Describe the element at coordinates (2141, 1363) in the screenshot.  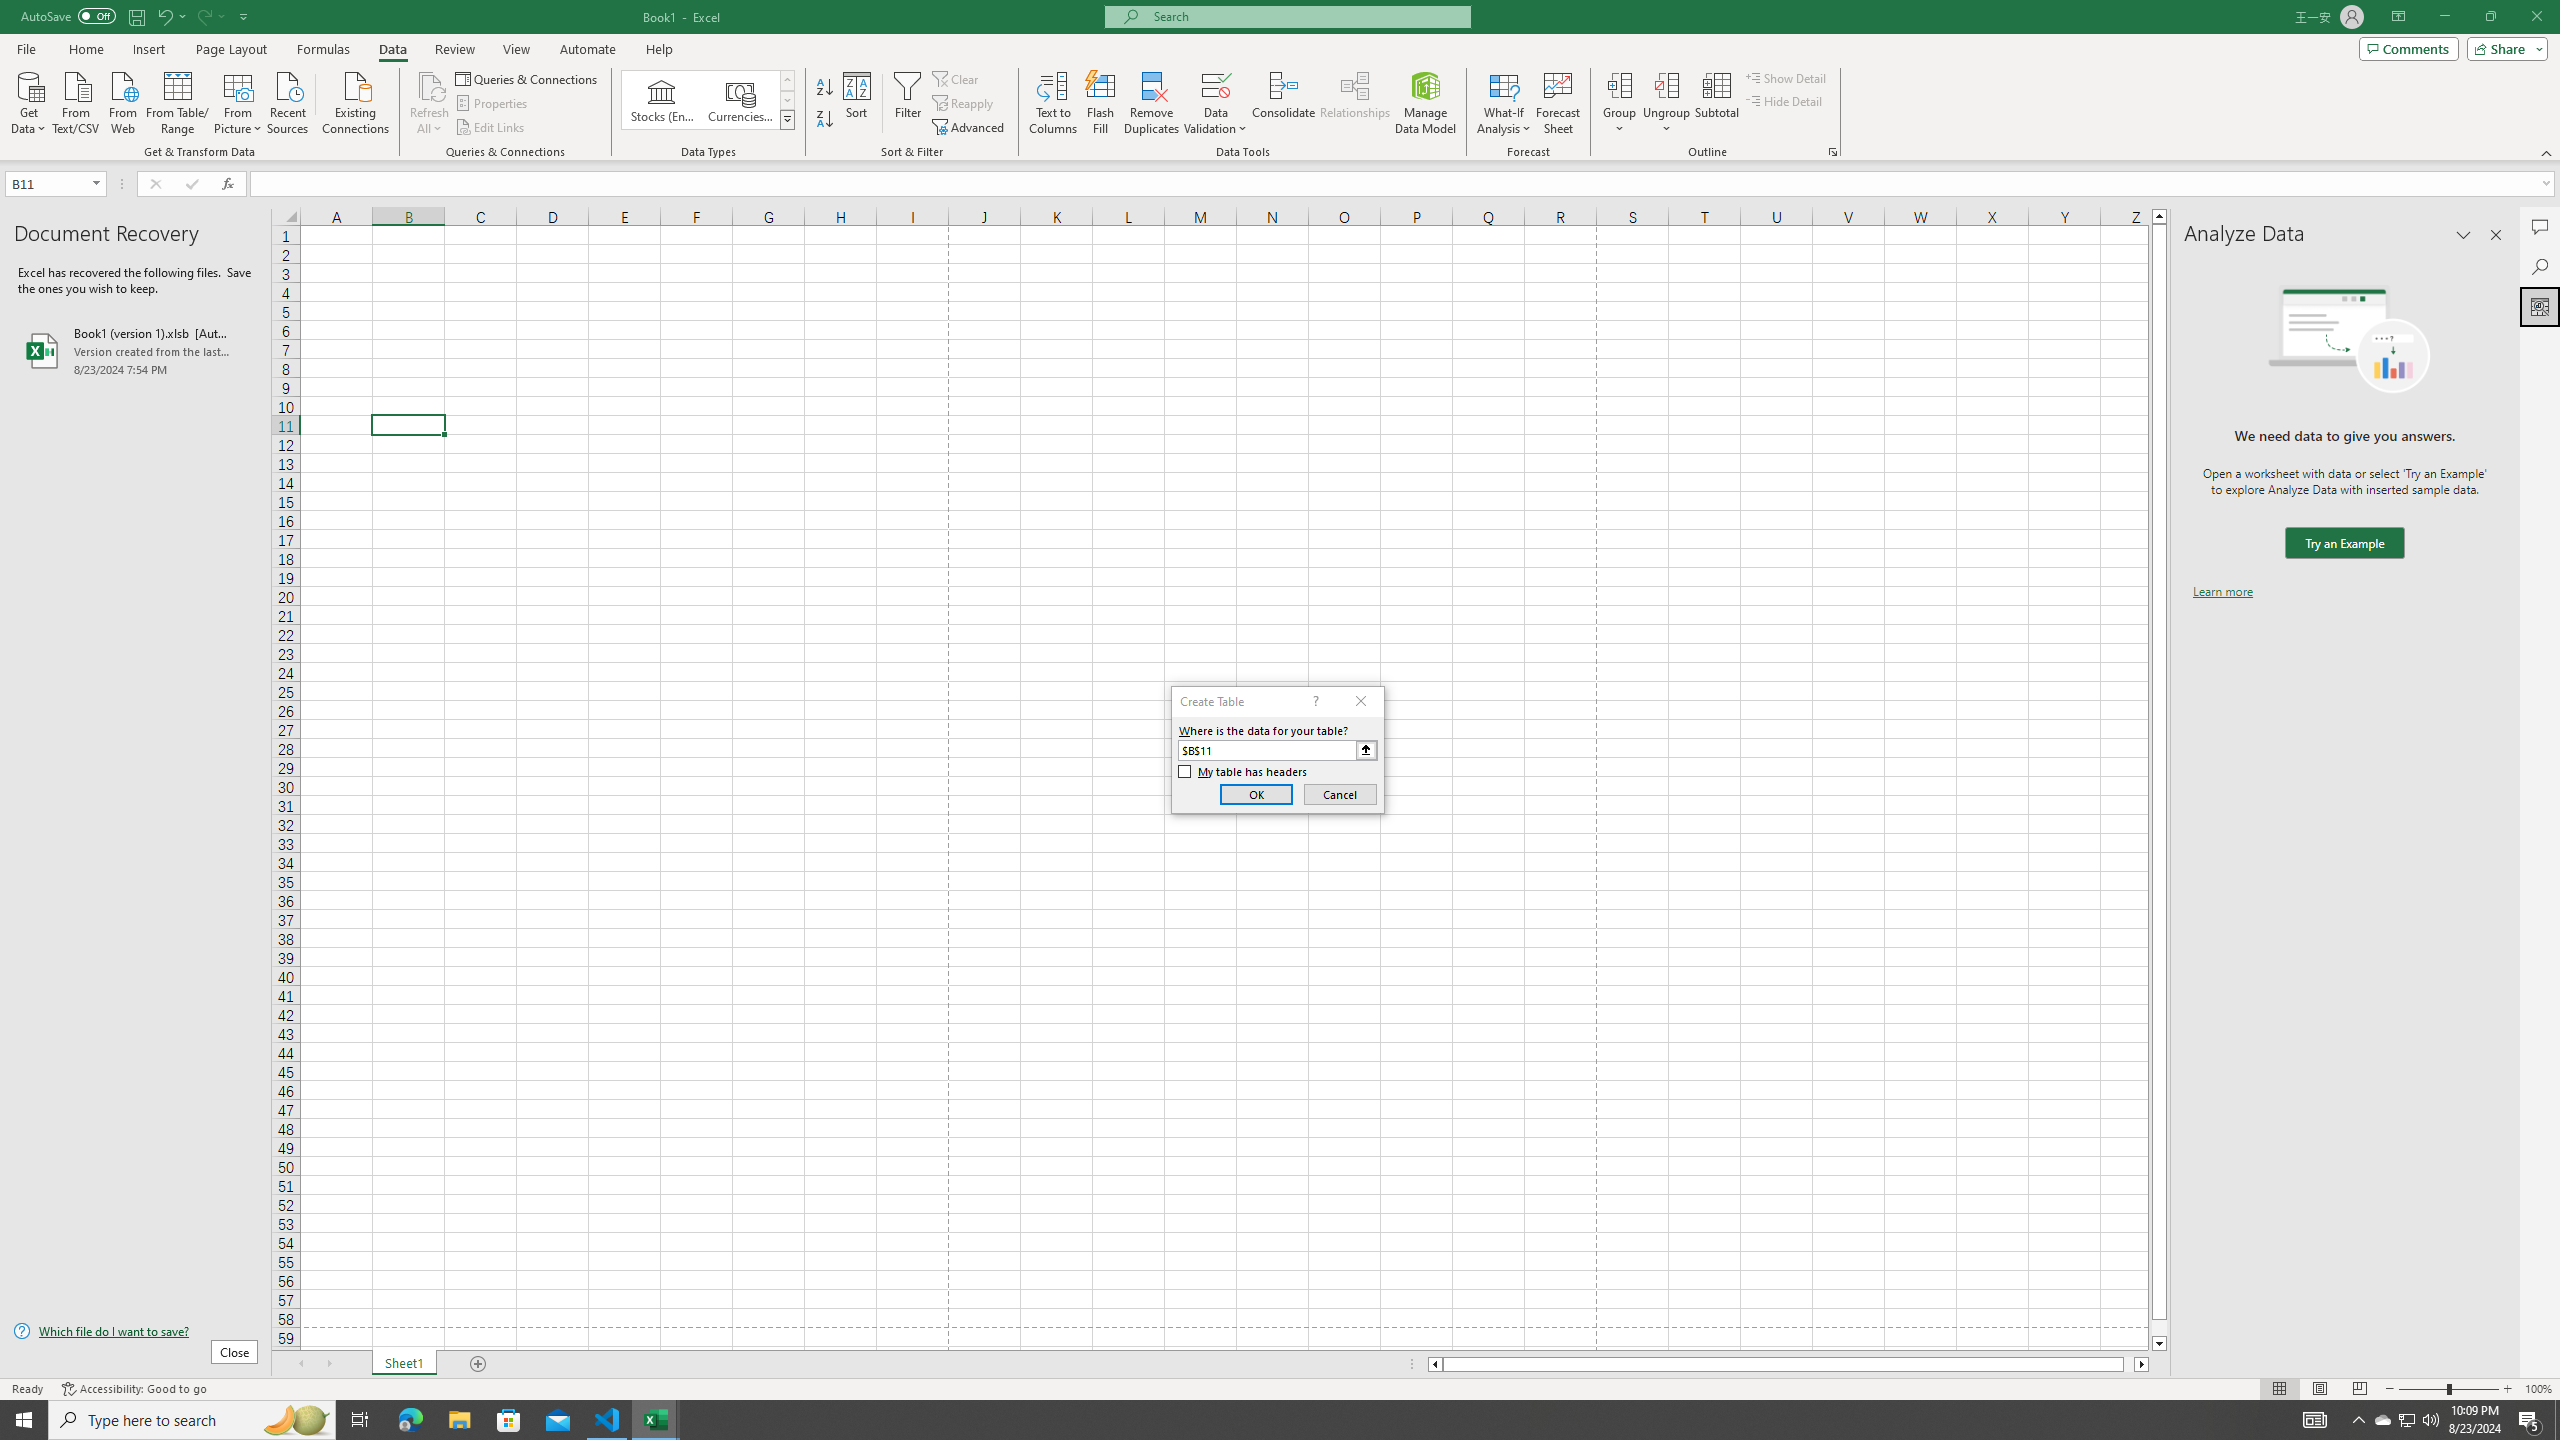
I see `'Column right'` at that location.